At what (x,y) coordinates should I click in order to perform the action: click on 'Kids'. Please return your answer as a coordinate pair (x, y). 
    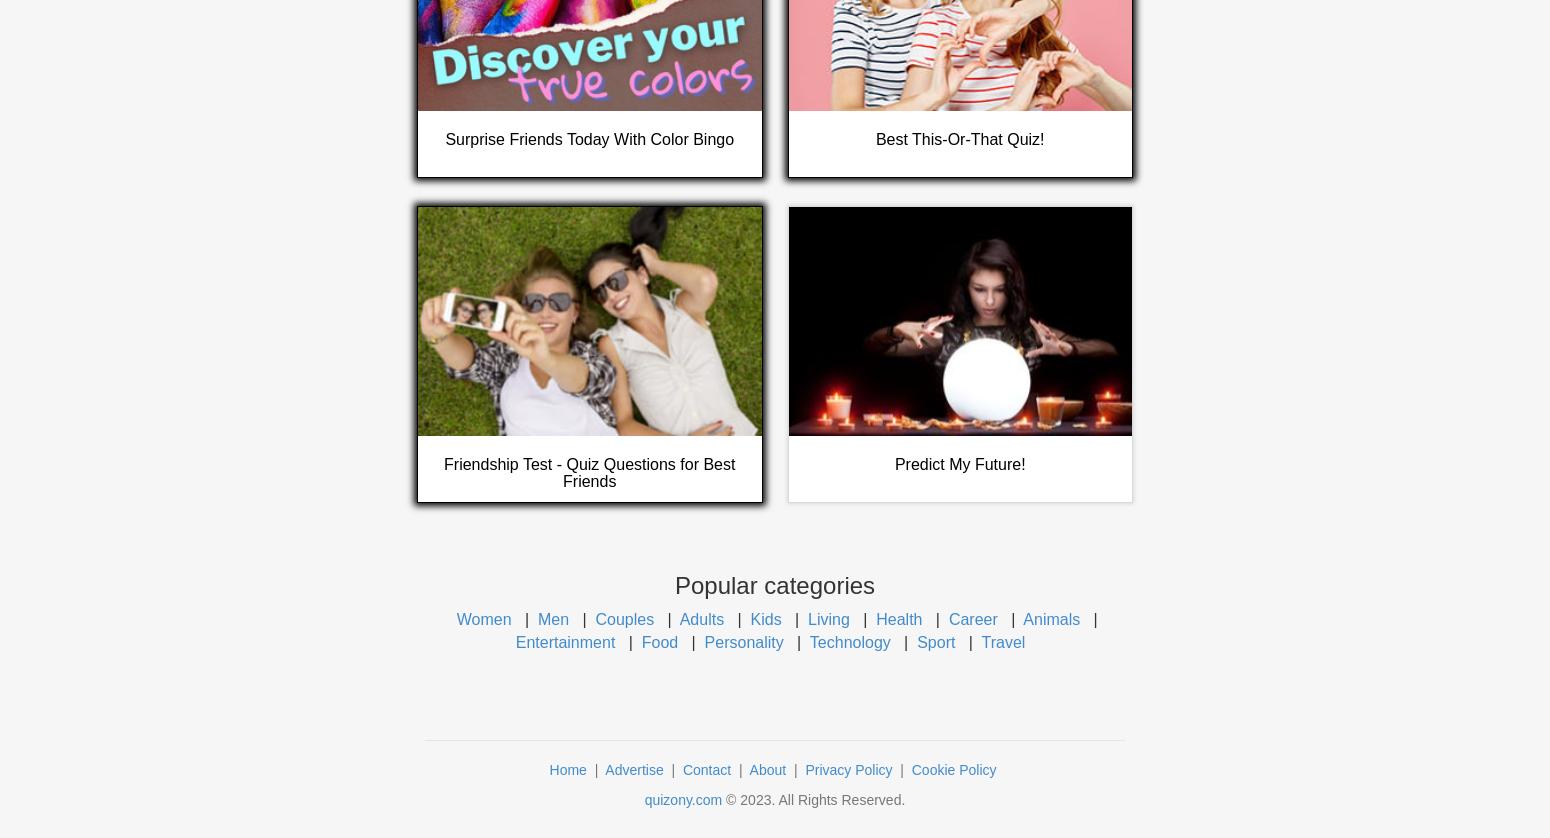
    Looking at the image, I should click on (750, 618).